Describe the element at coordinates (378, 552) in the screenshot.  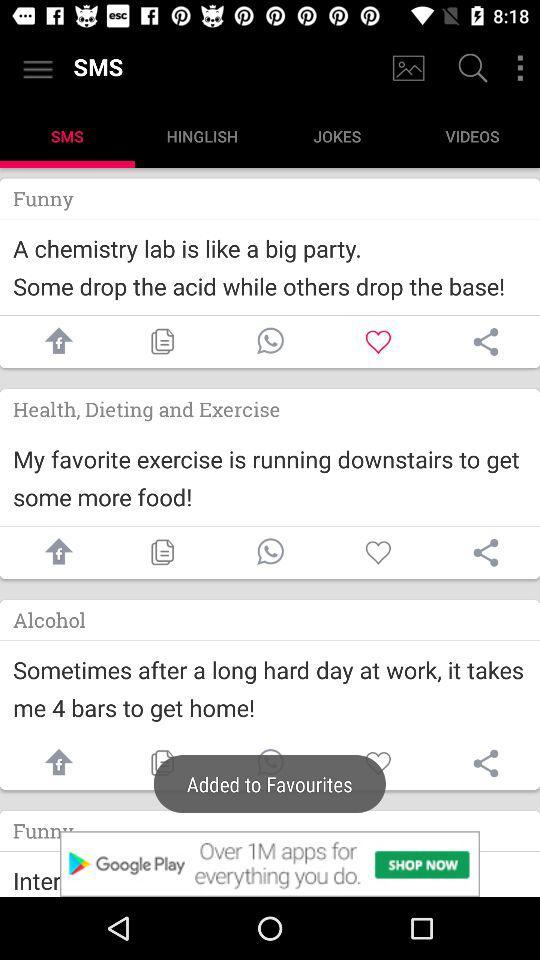
I see `like this` at that location.